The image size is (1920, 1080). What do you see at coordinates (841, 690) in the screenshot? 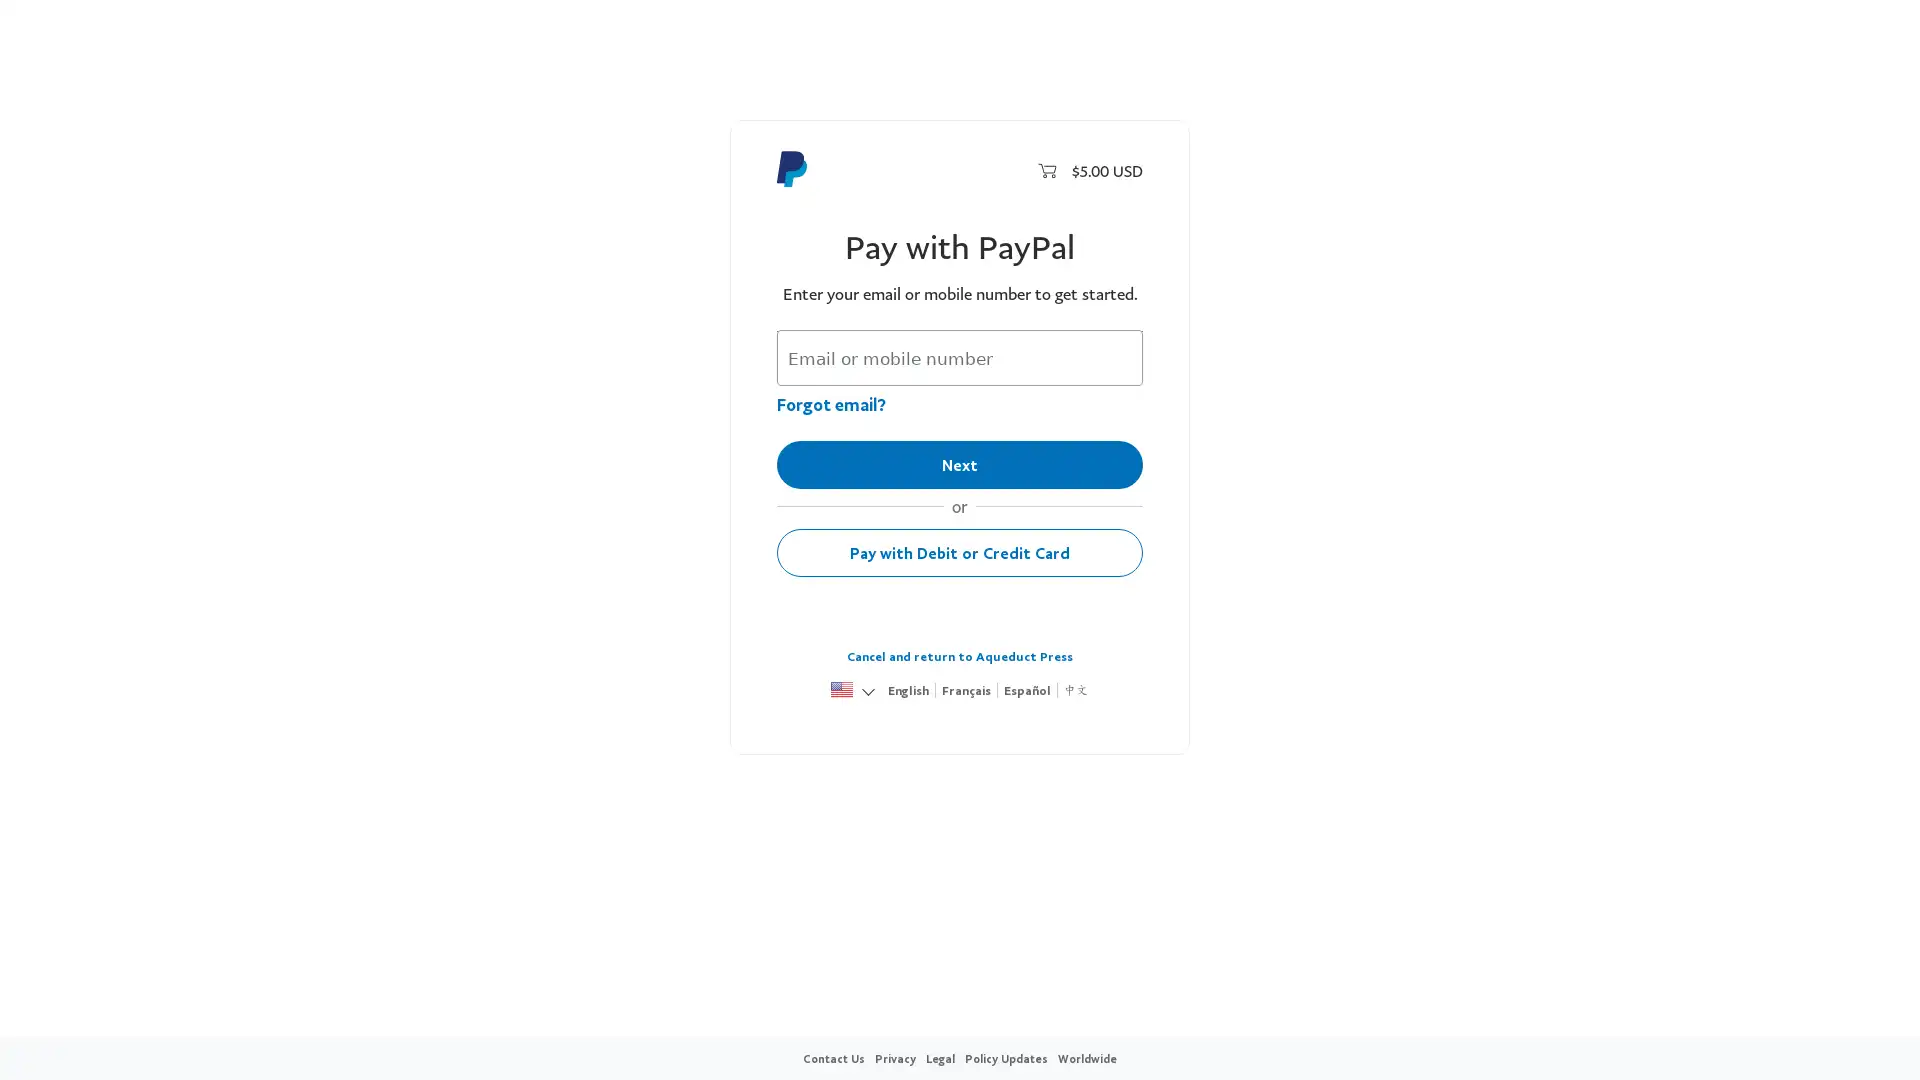
I see `United States` at bounding box center [841, 690].